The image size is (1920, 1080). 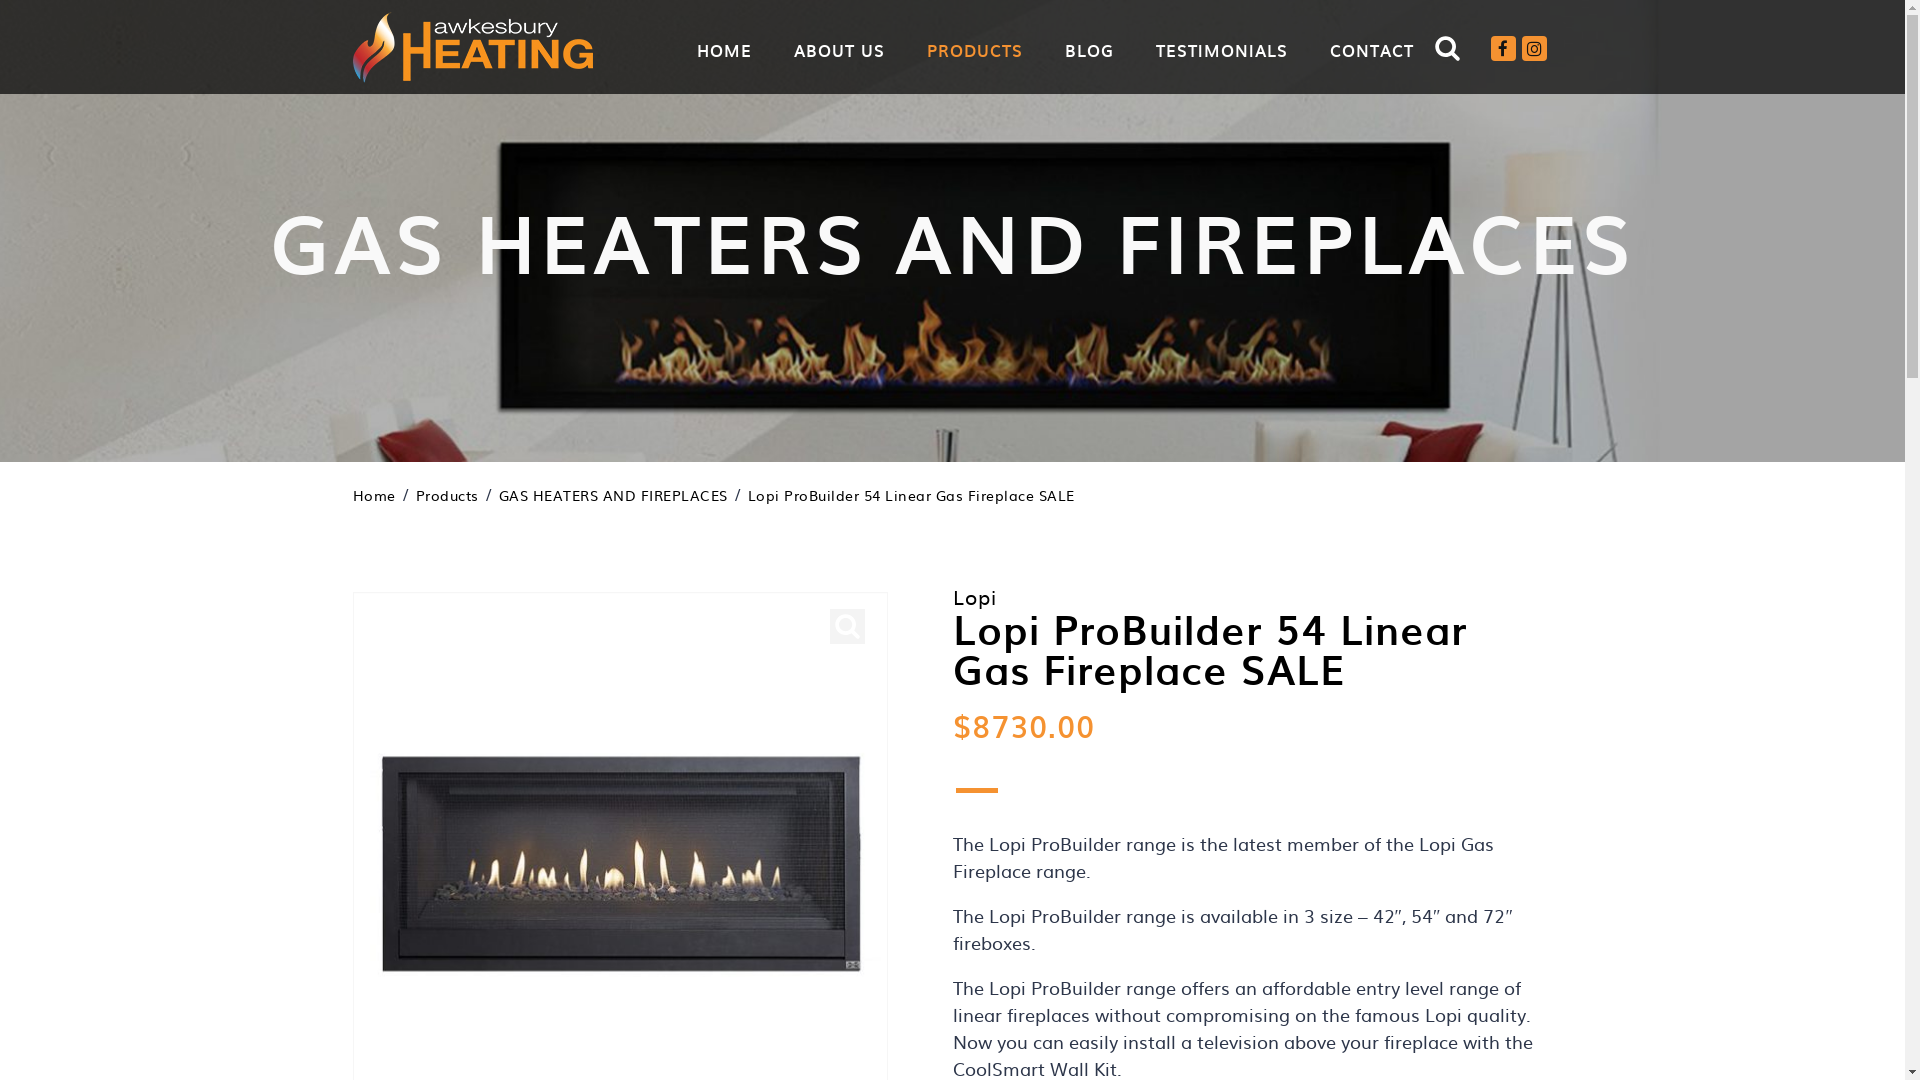 What do you see at coordinates (1087, 49) in the screenshot?
I see `'BLOG'` at bounding box center [1087, 49].